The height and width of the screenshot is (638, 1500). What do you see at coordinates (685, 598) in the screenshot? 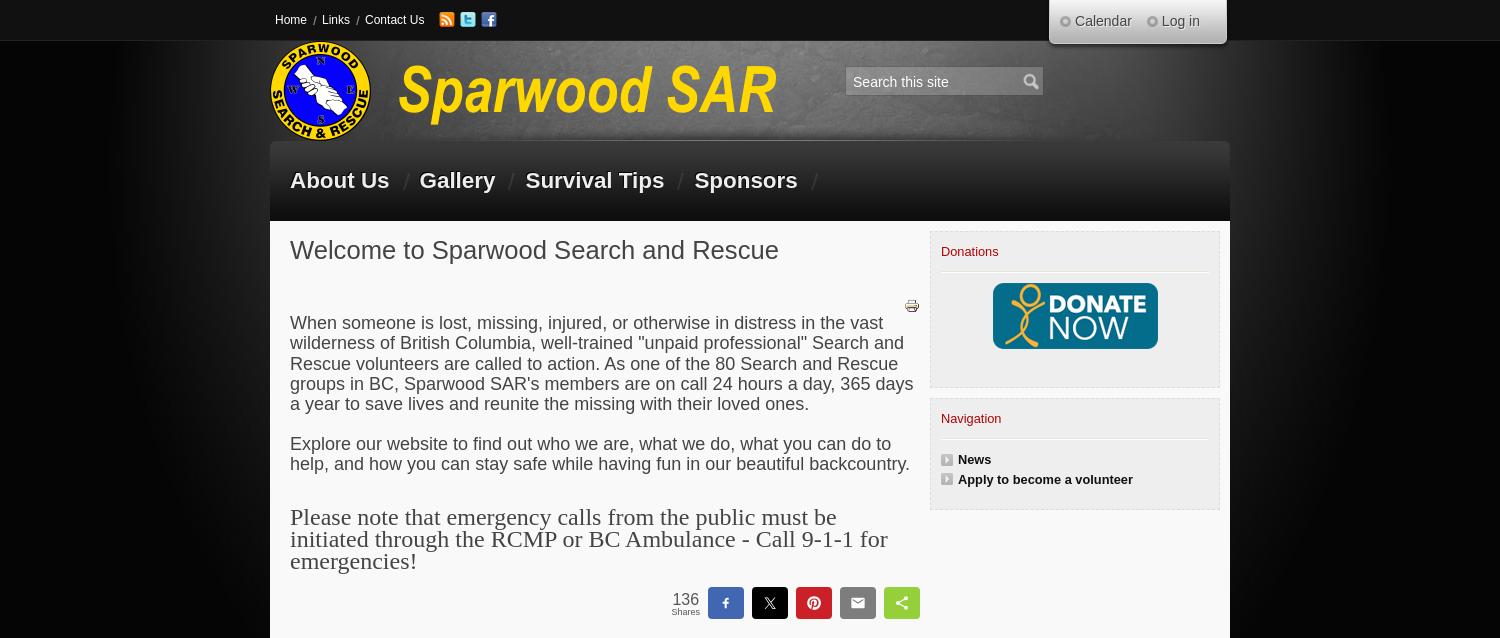
I see `'136'` at bounding box center [685, 598].